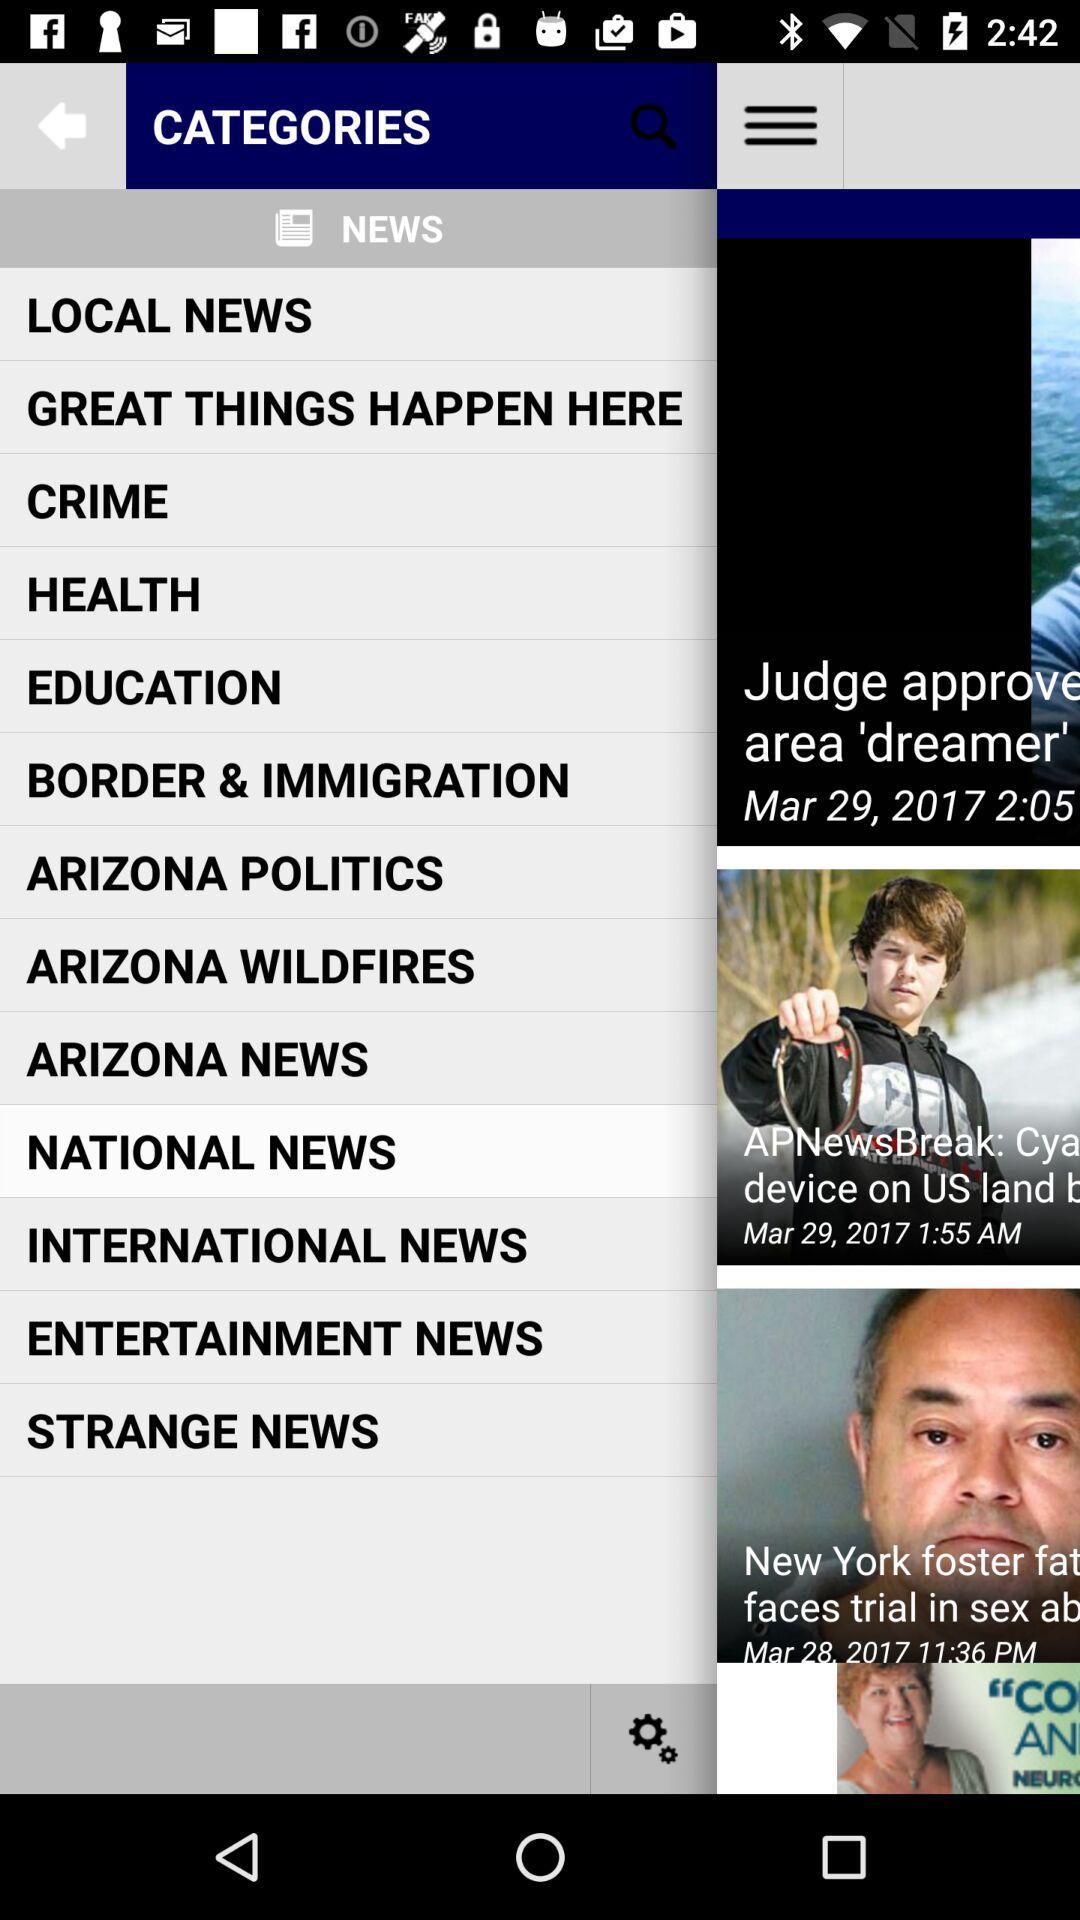  What do you see at coordinates (61, 124) in the screenshot?
I see `the arrow_backward icon` at bounding box center [61, 124].